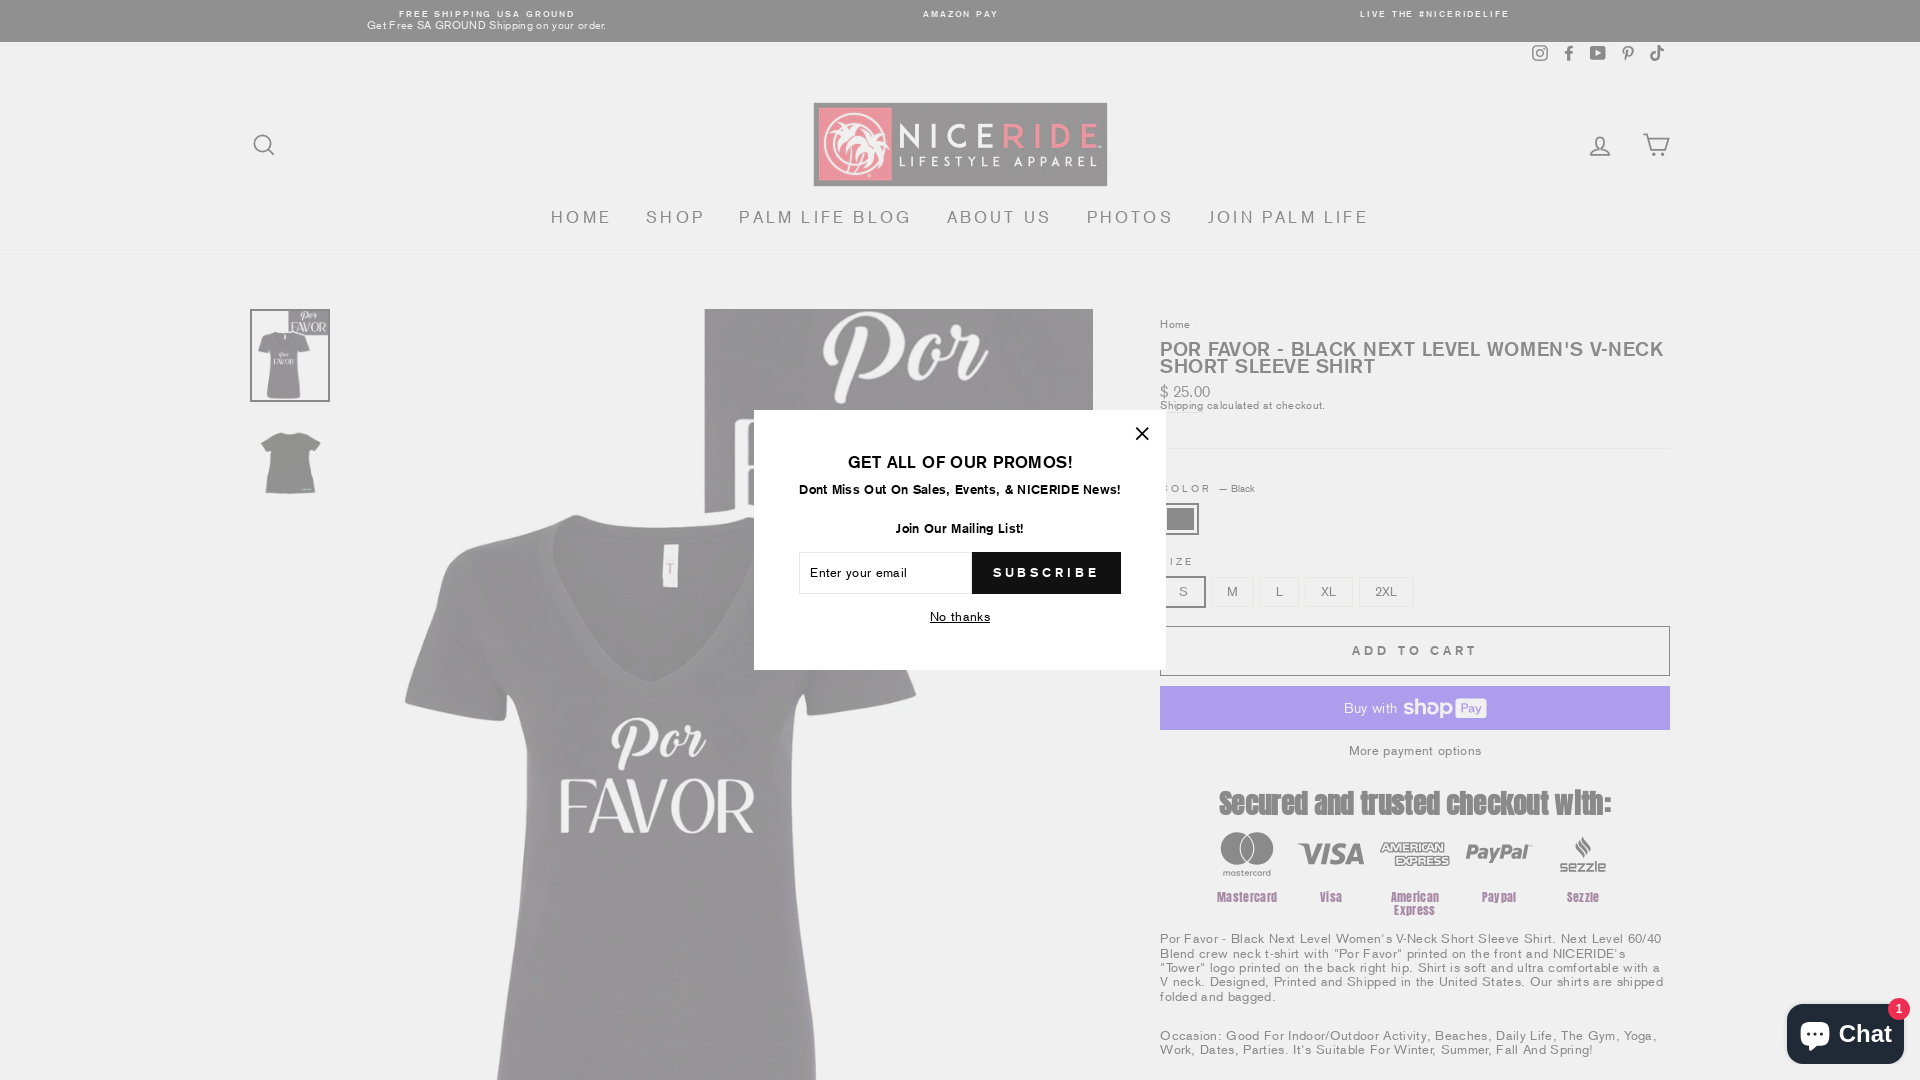  I want to click on 'CART', so click(1656, 143).